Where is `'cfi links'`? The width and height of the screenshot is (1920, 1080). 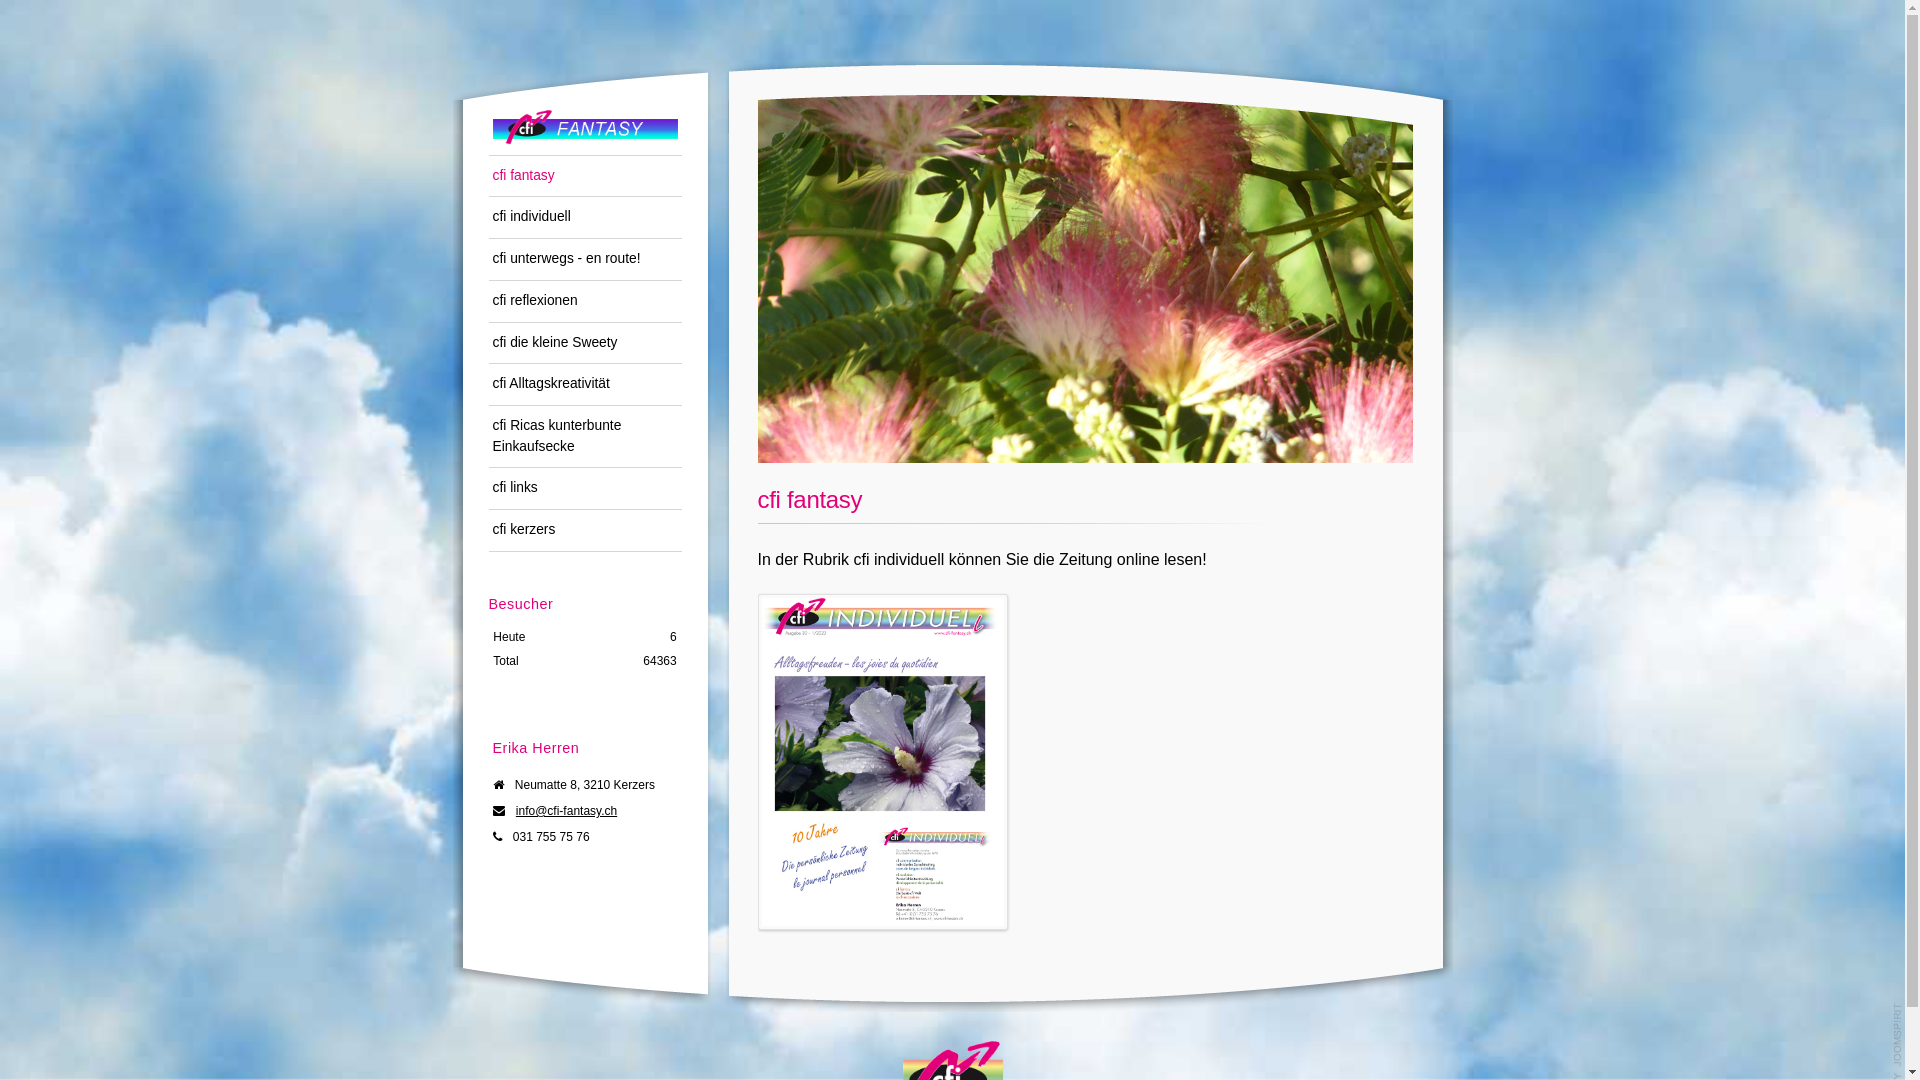
'cfi links' is located at coordinates (583, 488).